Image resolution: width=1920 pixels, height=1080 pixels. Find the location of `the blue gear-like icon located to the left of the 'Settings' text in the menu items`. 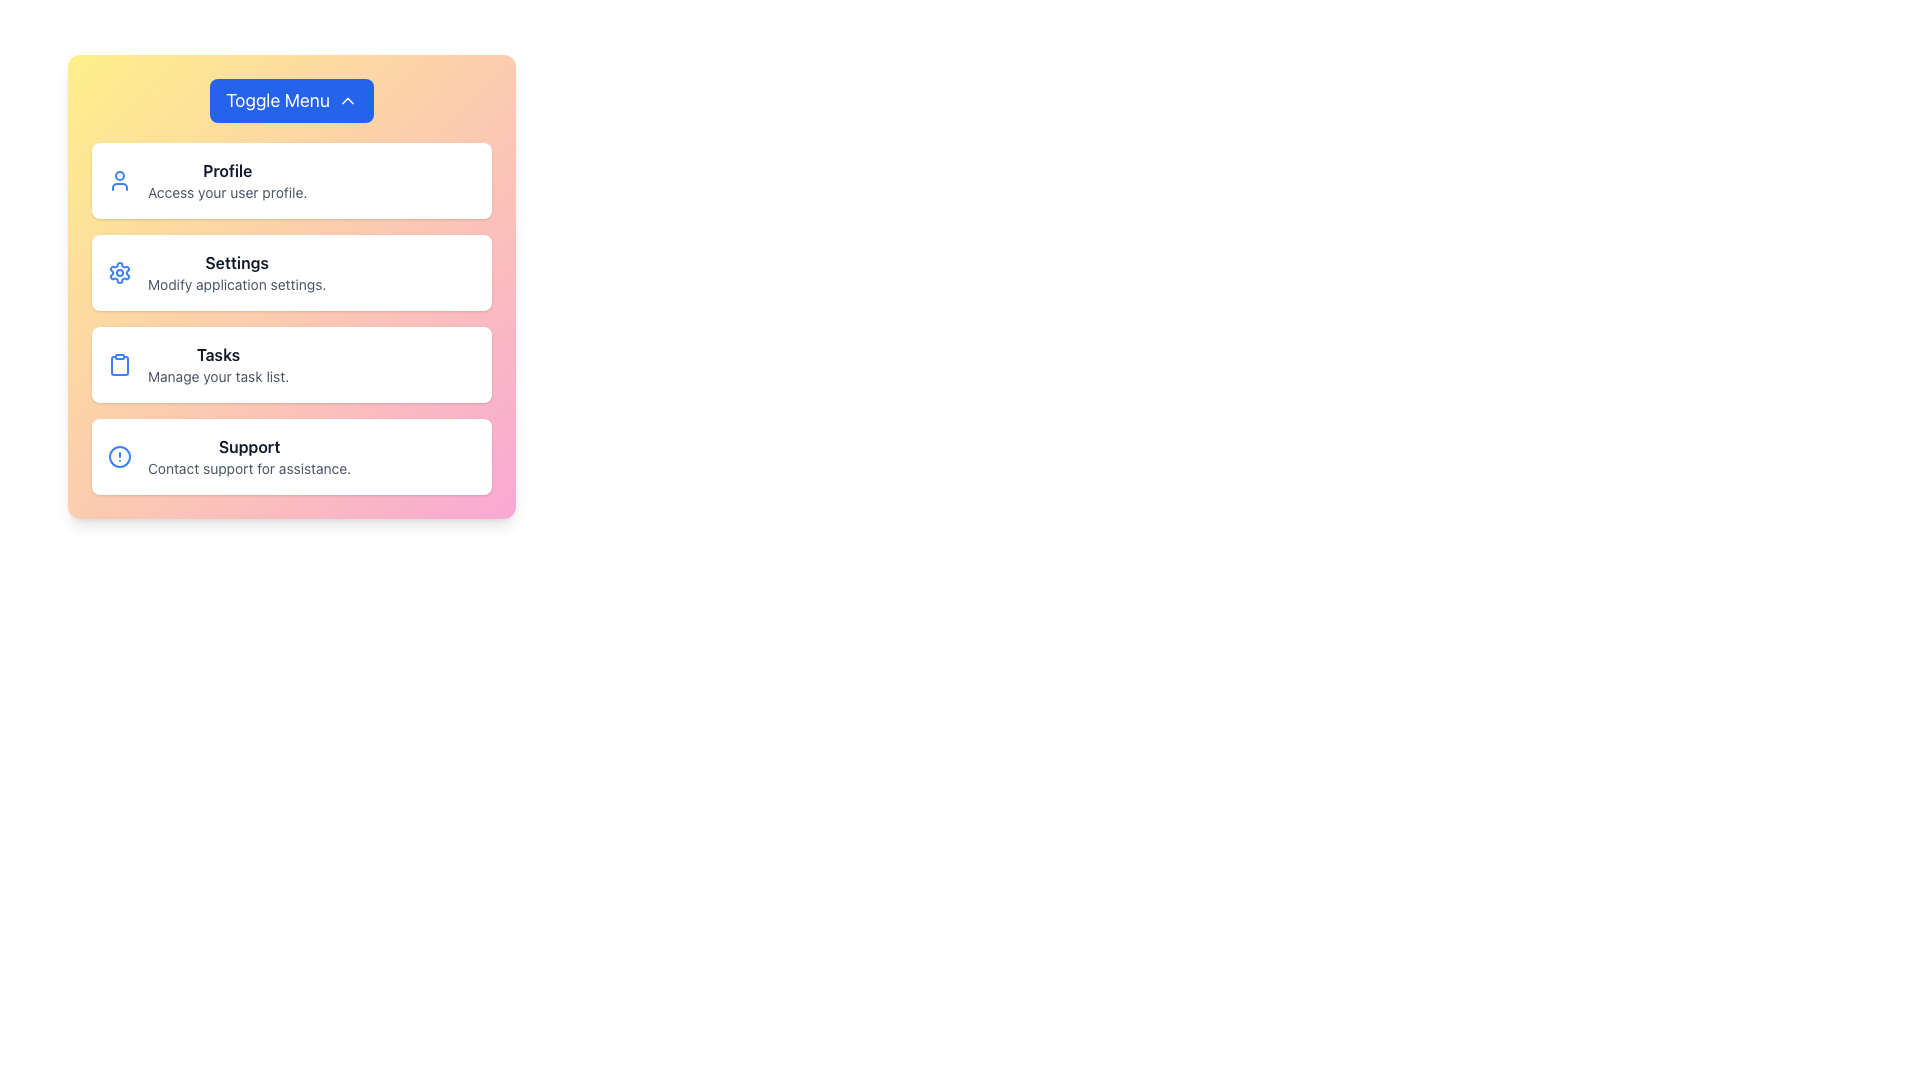

the blue gear-like icon located to the left of the 'Settings' text in the menu items is located at coordinates (119, 273).